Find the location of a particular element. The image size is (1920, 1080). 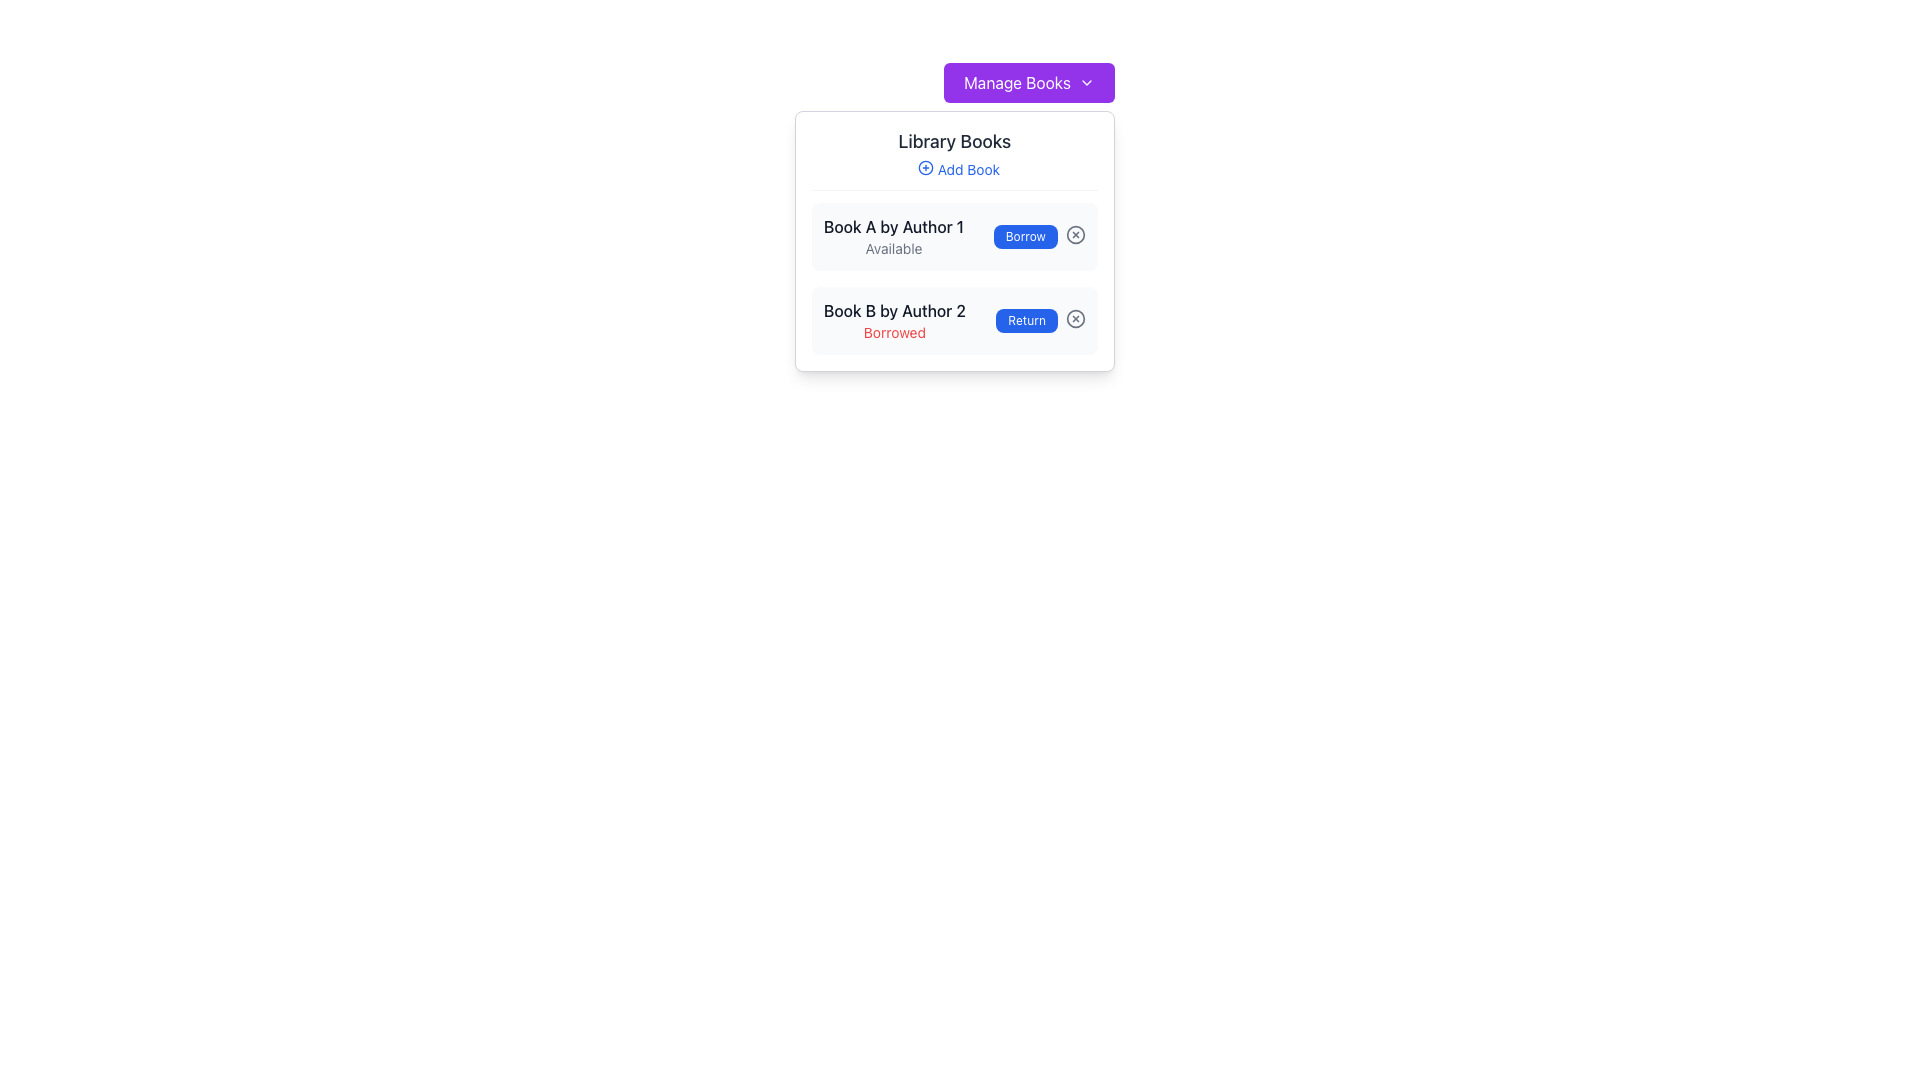

the SVG Circle icon indicating cancel or remove action associated with the 'Return' functionality, located to the right of the 'Return' button in the second list item for 'Book B by Author 2' is located at coordinates (1074, 318).